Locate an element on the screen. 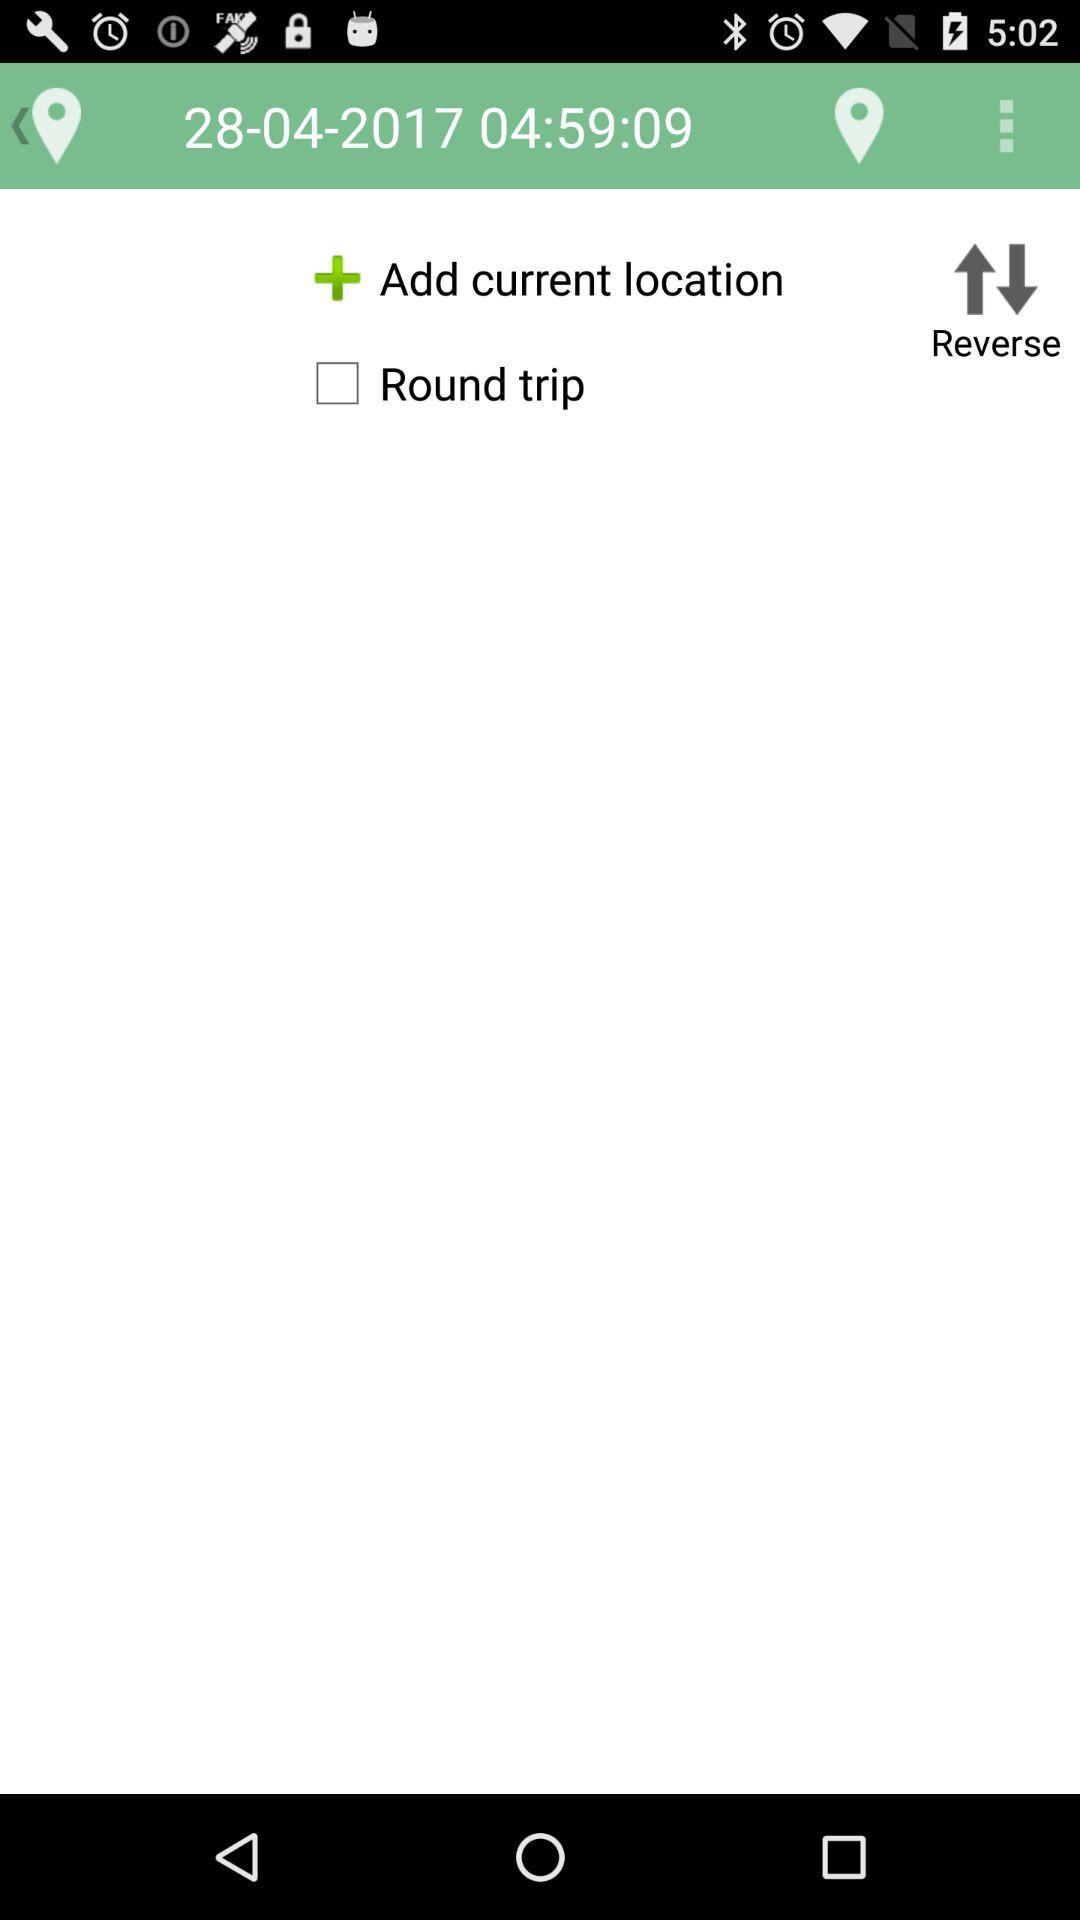 The width and height of the screenshot is (1080, 1920). round trip is located at coordinates (439, 383).